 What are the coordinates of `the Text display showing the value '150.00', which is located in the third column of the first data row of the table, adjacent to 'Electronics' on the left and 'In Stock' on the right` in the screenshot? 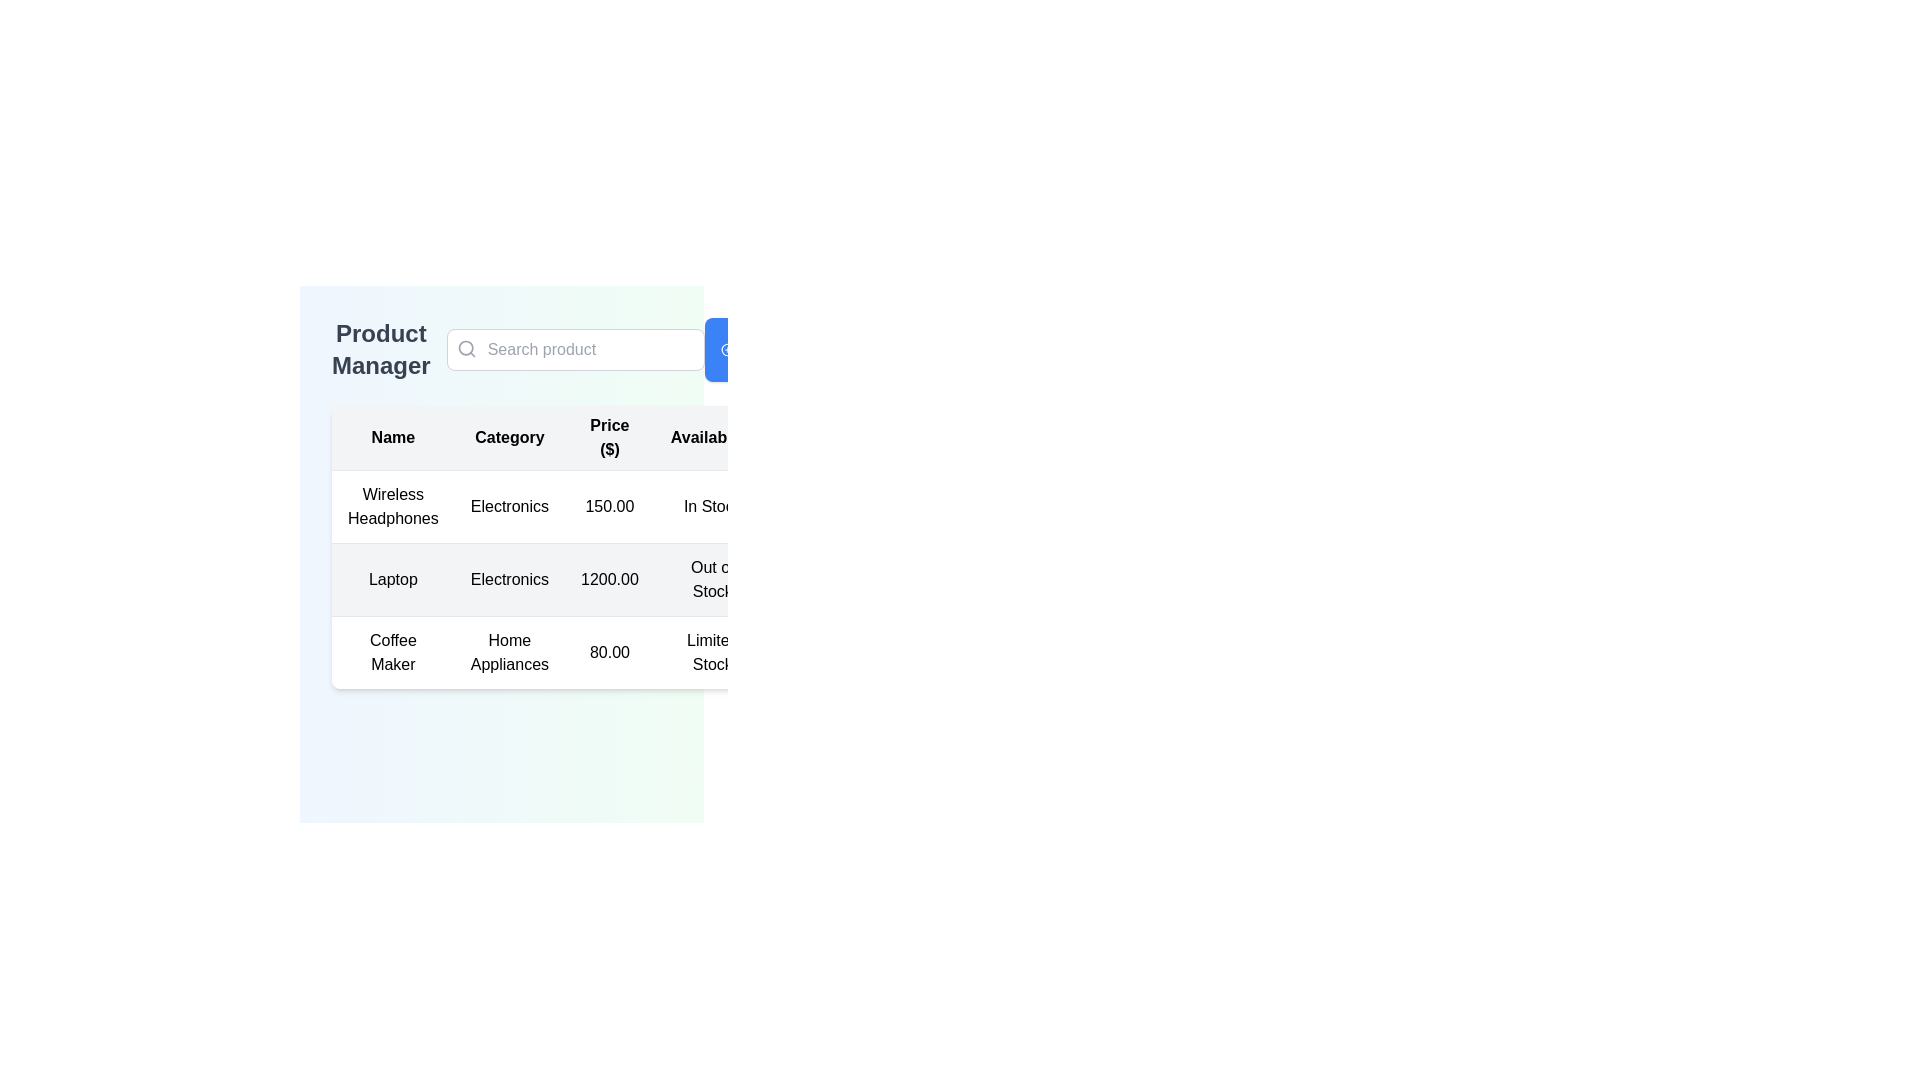 It's located at (608, 505).